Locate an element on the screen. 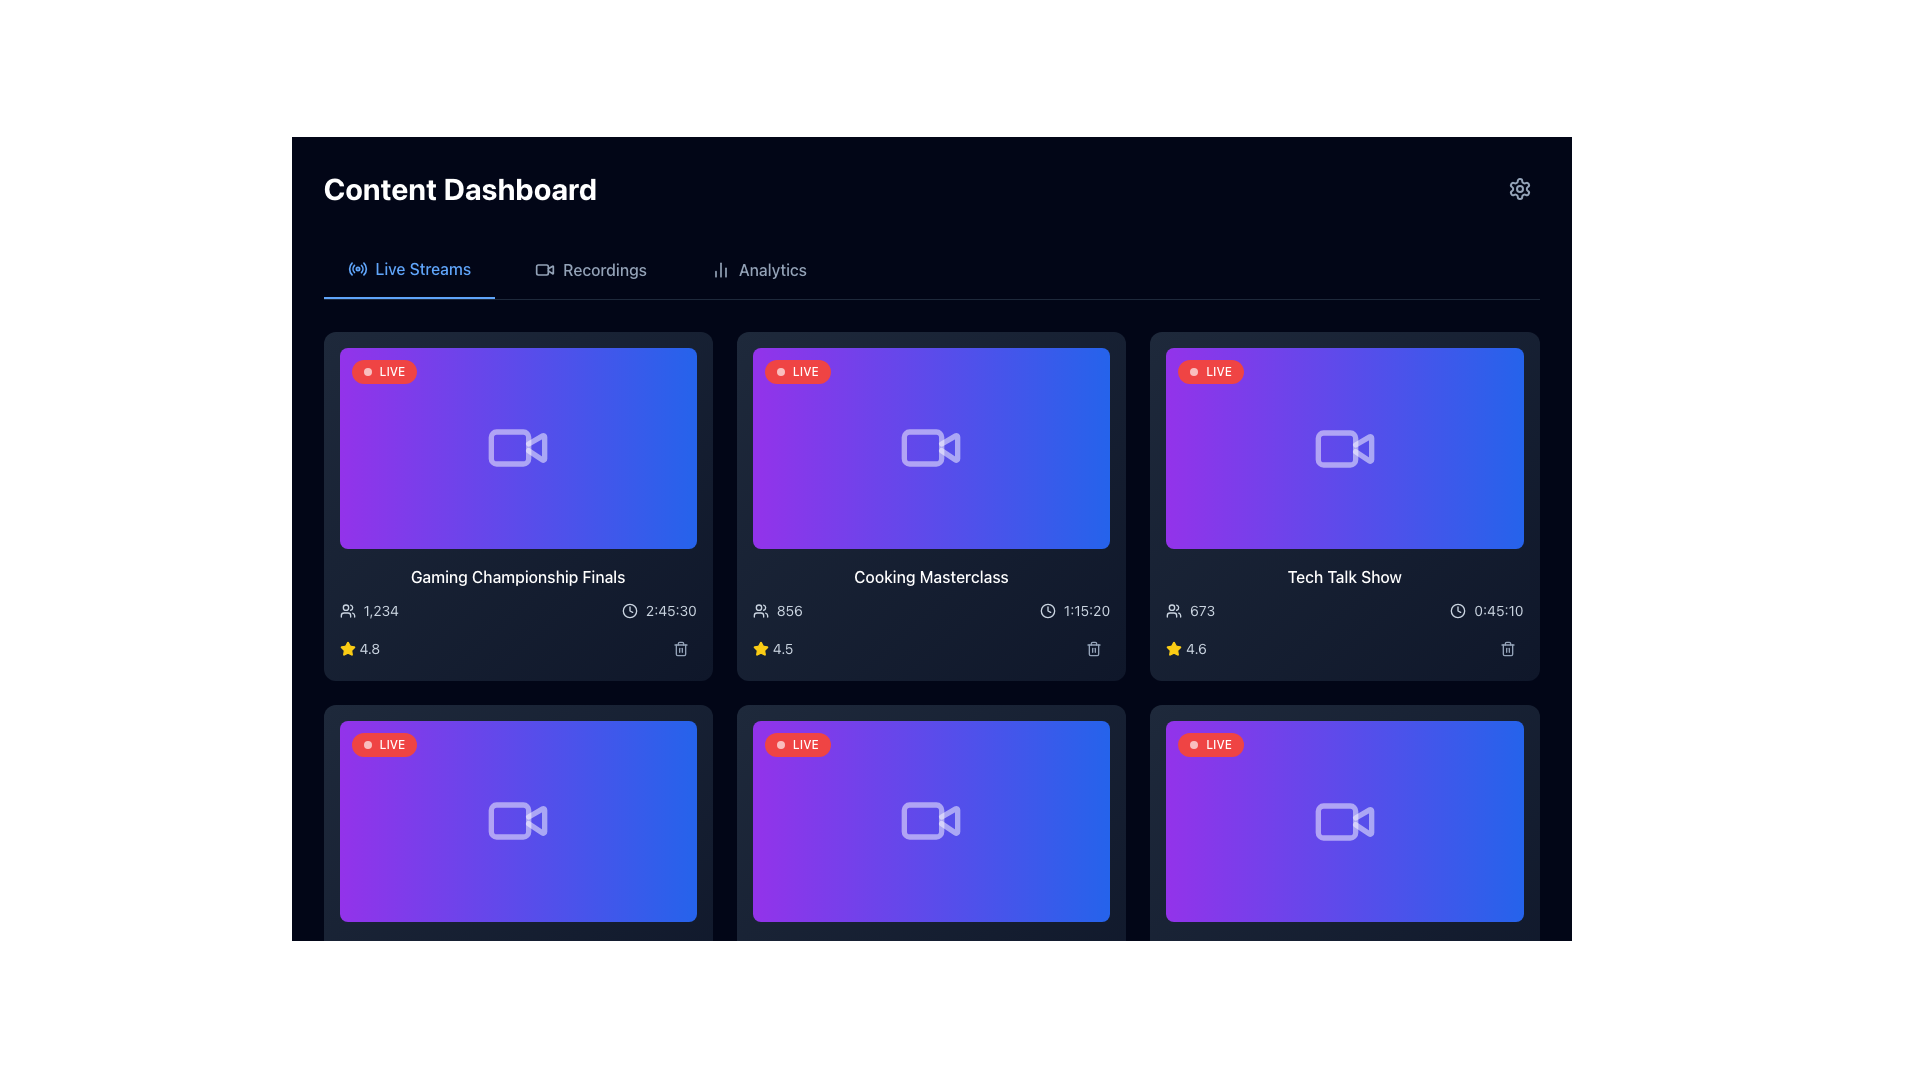  the circular blue button with a white play icon located at the bottom-right corner of the bottom-right card in the dashboard for keyboard interaction is located at coordinates (1489, 886).